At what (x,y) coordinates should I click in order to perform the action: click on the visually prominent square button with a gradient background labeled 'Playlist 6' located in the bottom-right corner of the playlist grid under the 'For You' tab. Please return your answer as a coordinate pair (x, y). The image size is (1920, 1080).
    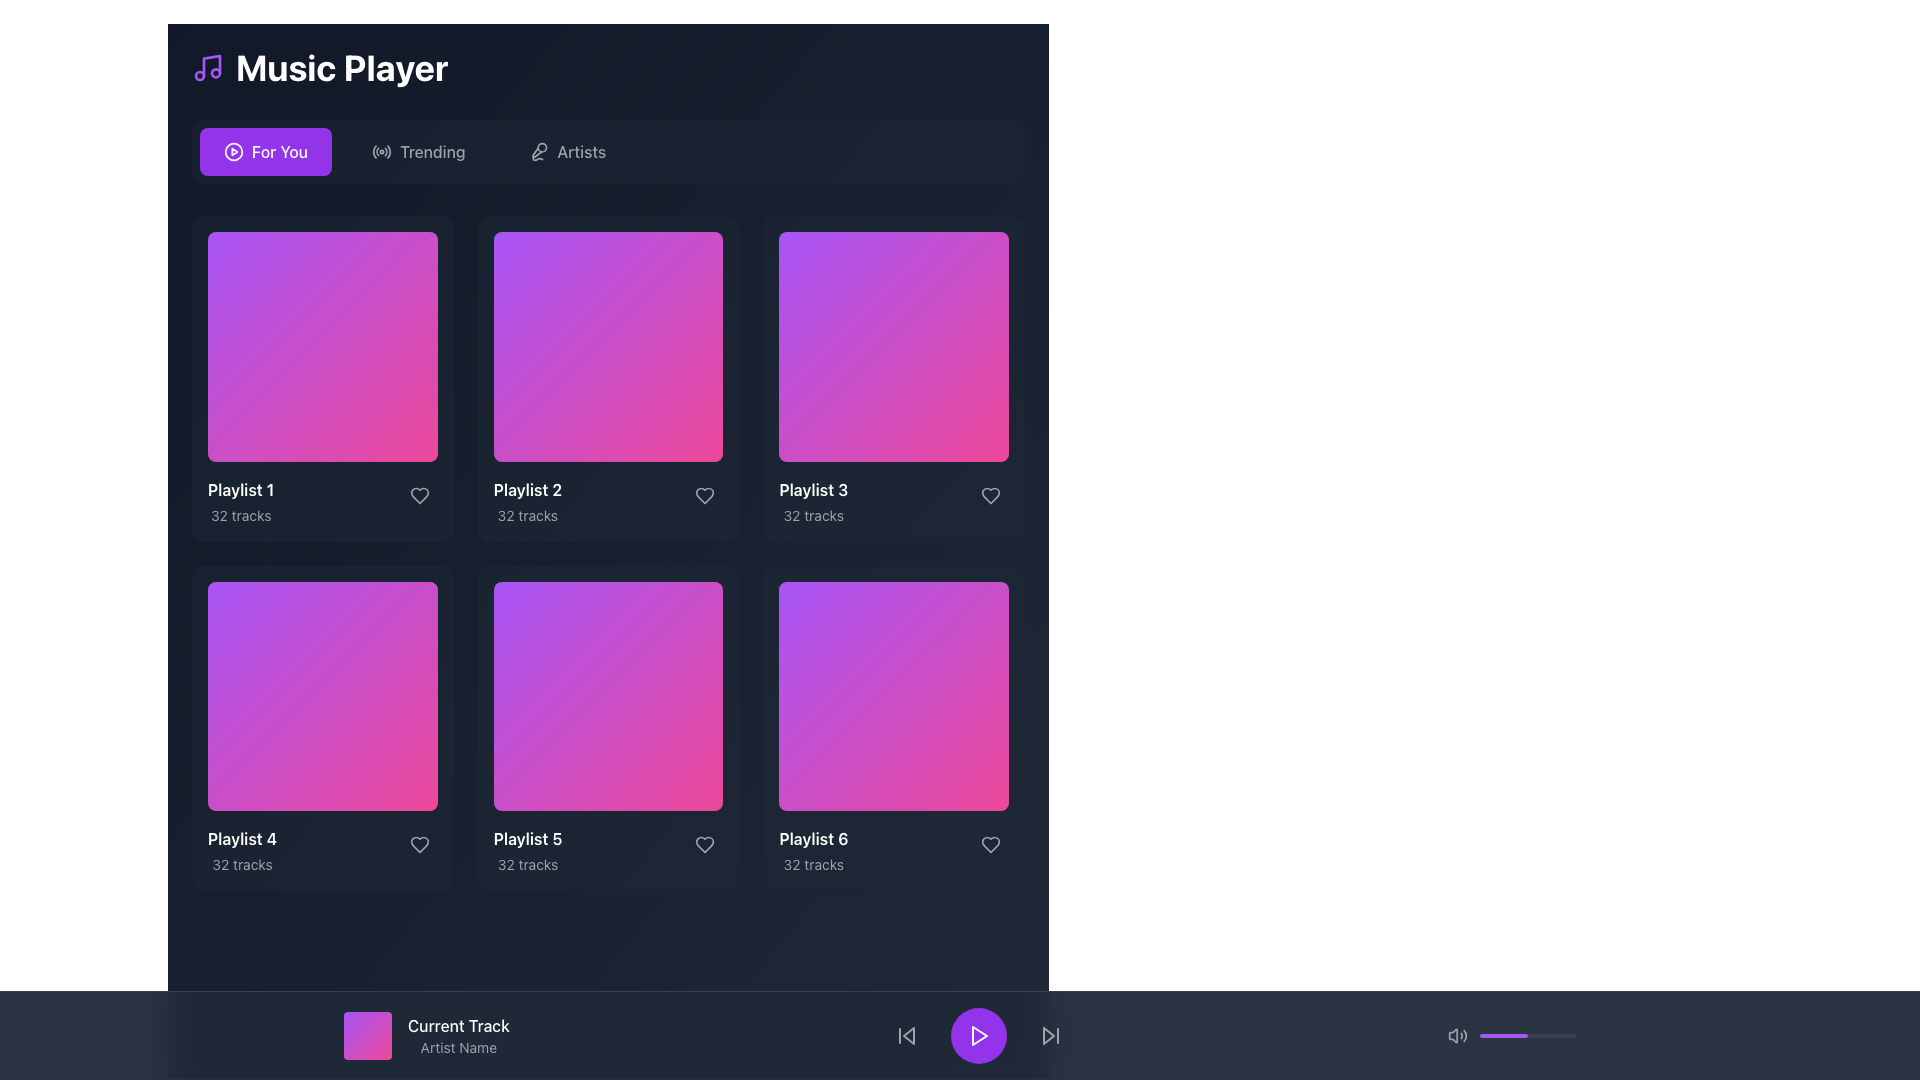
    Looking at the image, I should click on (893, 695).